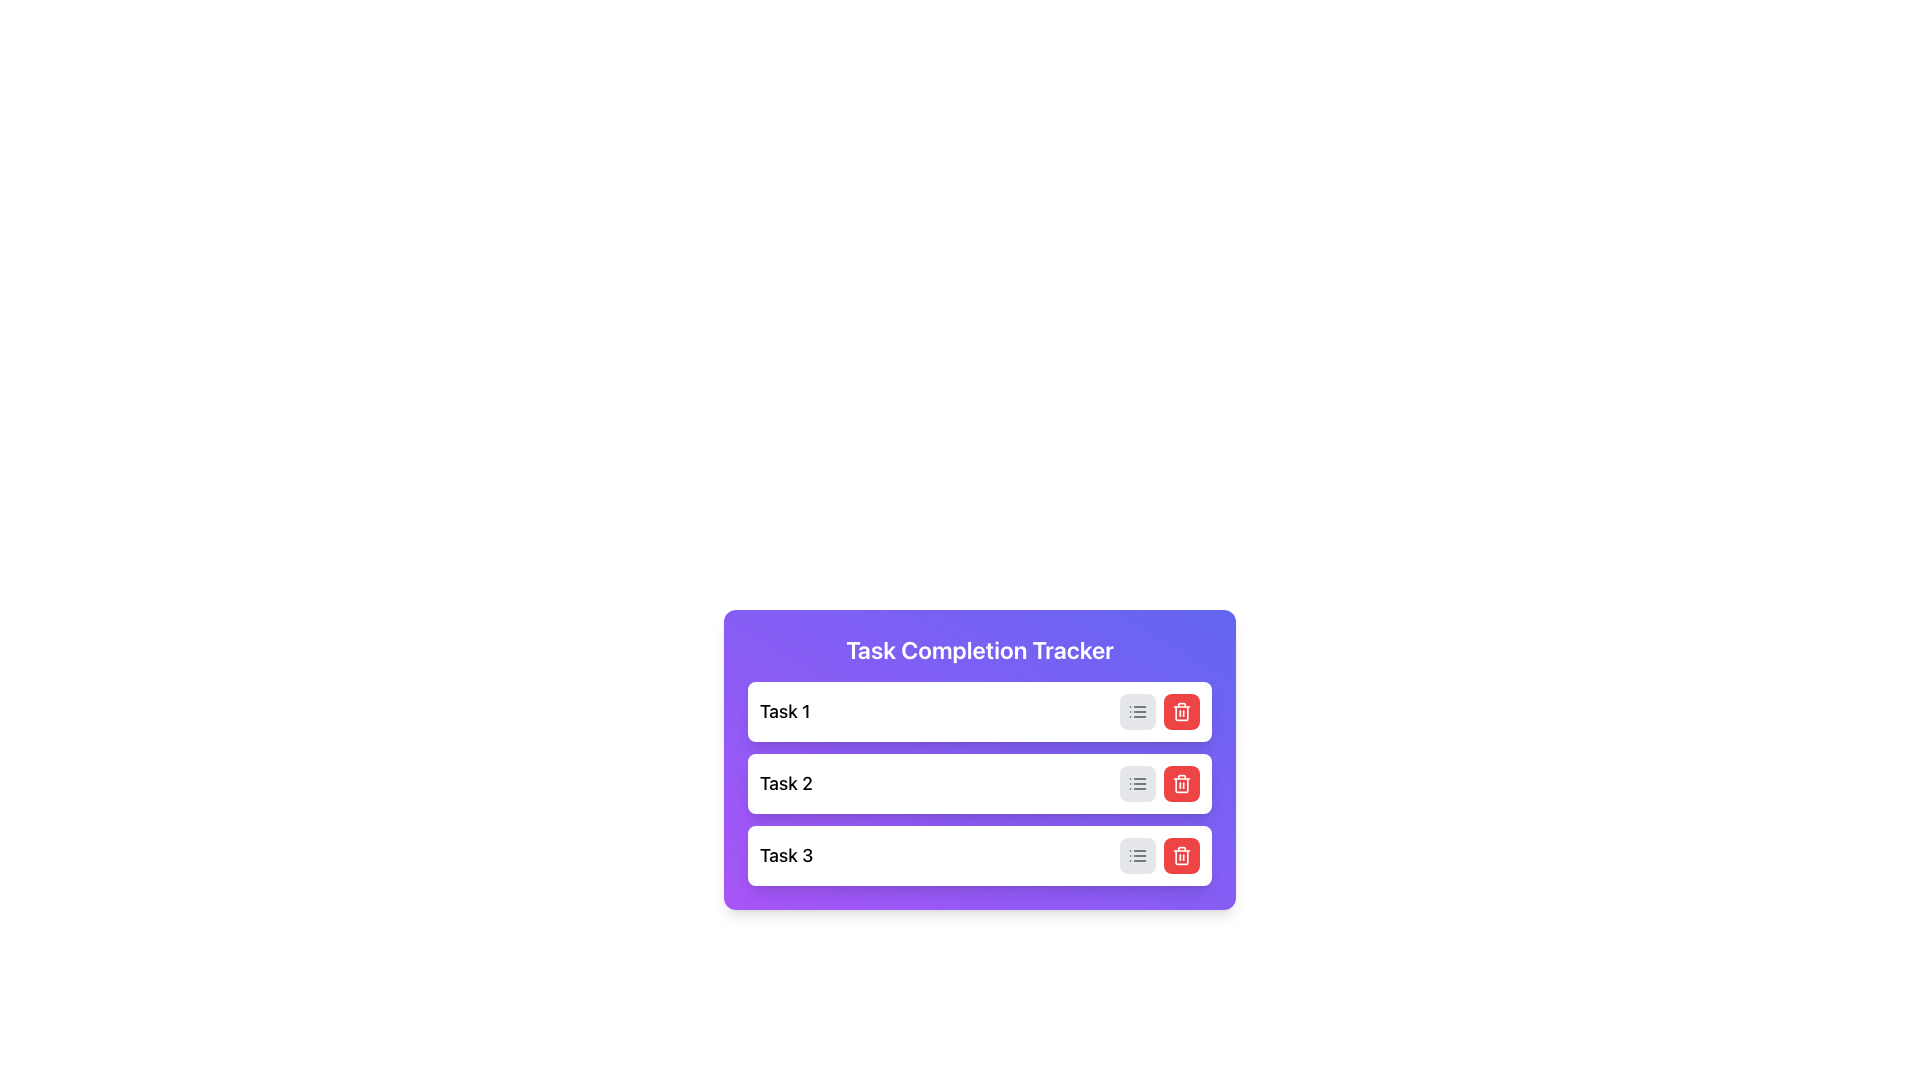 The width and height of the screenshot is (1920, 1080). What do you see at coordinates (1137, 855) in the screenshot?
I see `the button located on the right side of the 'Task 3' row` at bounding box center [1137, 855].